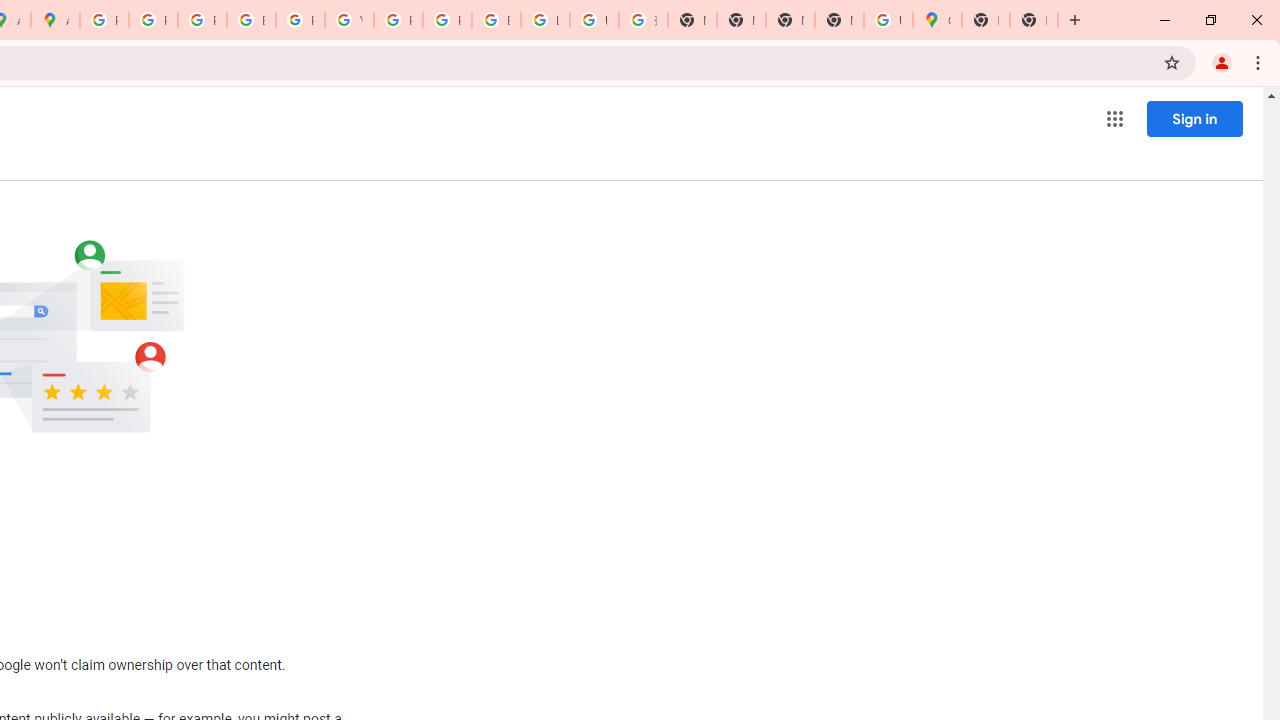  What do you see at coordinates (152, 20) in the screenshot?
I see `'Privacy Help Center - Policies Help'` at bounding box center [152, 20].